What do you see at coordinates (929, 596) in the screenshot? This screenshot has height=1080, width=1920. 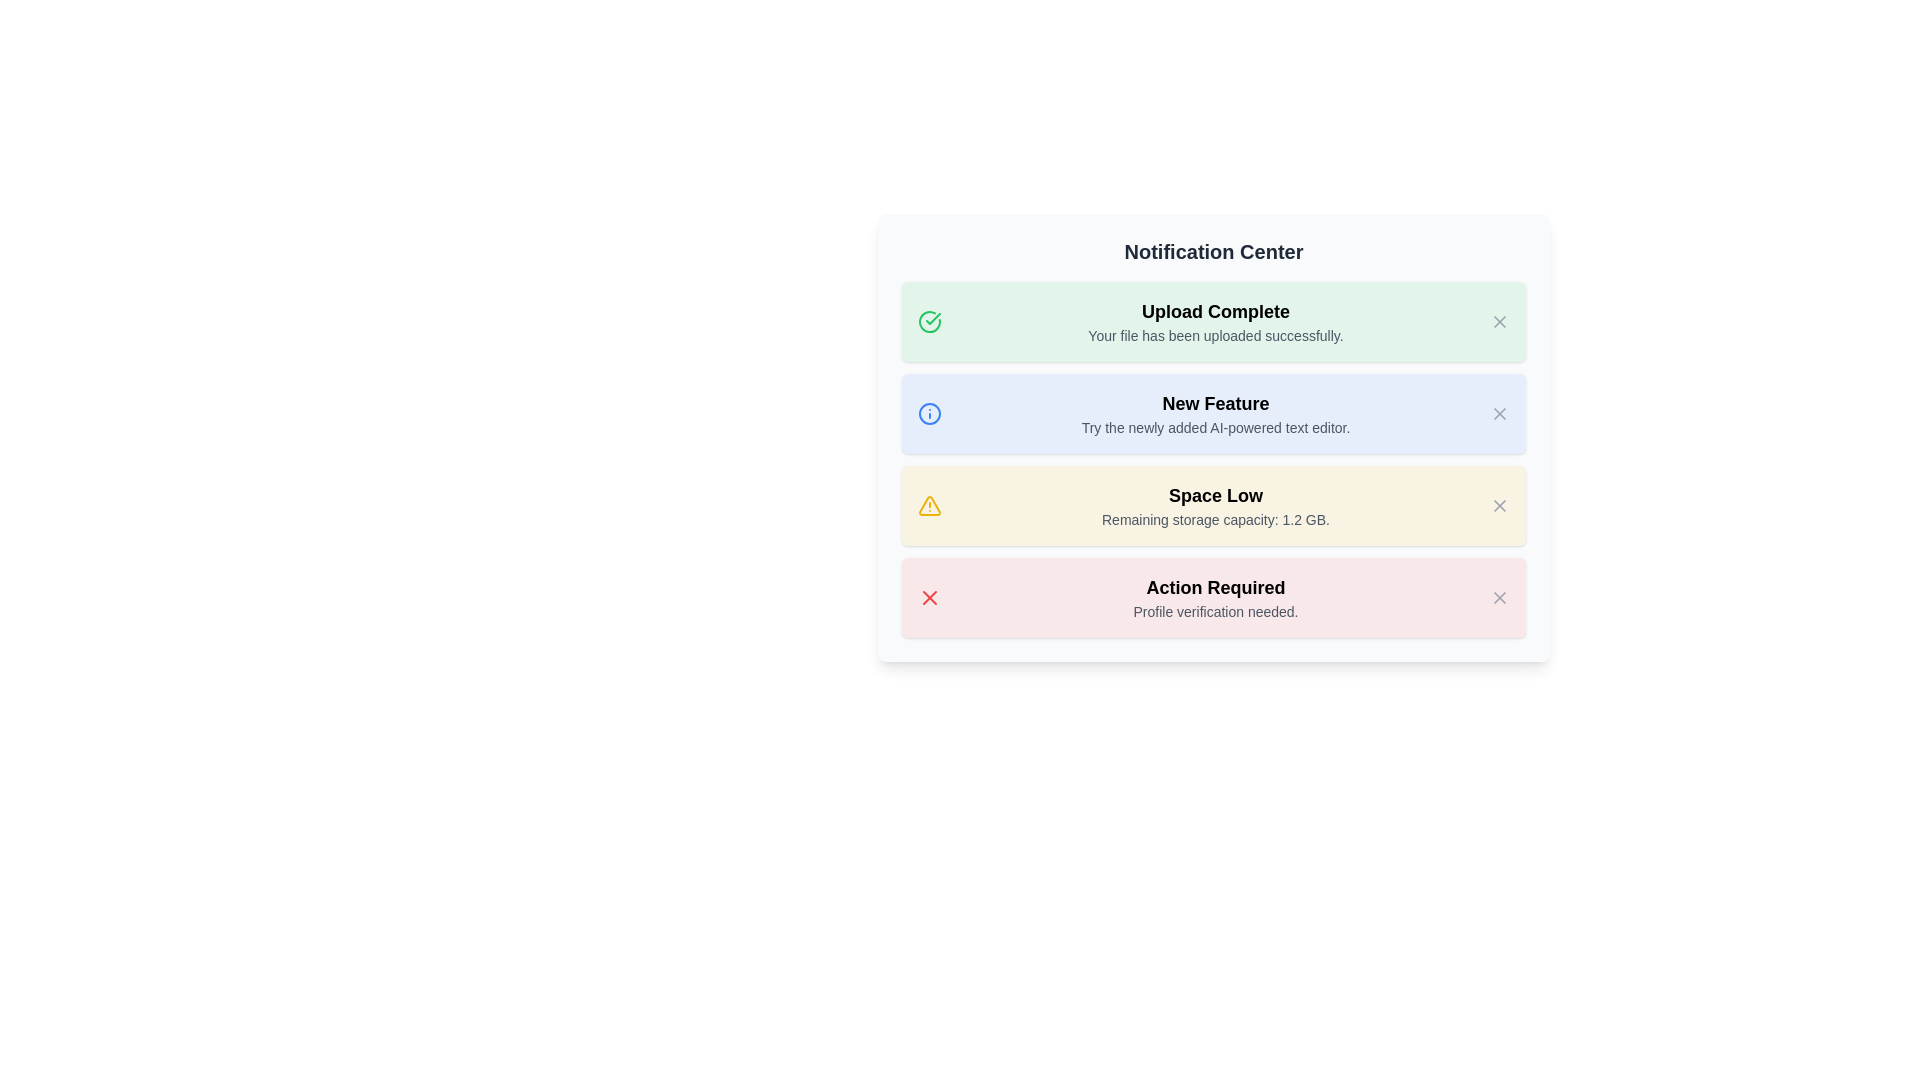 I see `the 'X' icon in the 'Action Required' notification card, which indicates an error or critical attention requirement` at bounding box center [929, 596].